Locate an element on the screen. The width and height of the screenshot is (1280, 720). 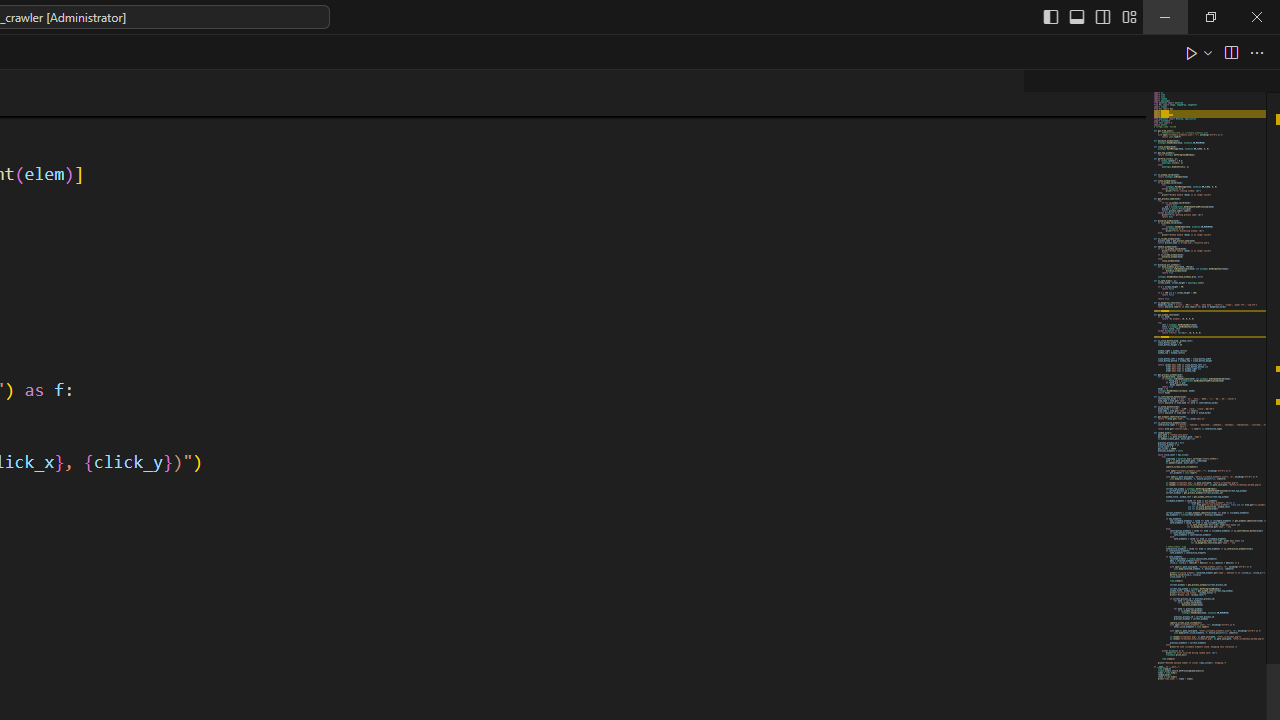
'Run Python File' is located at coordinates (1192, 51).